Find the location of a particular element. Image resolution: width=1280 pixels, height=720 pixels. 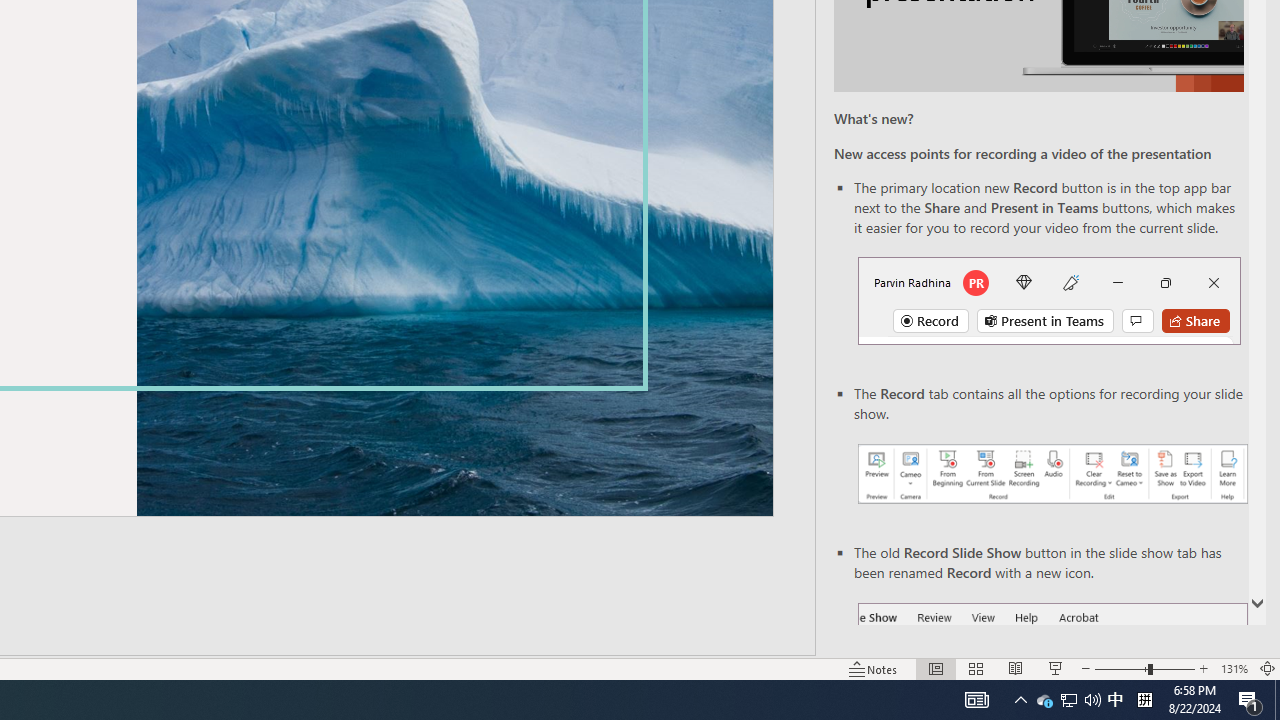

'Normal' is located at coordinates (935, 669).